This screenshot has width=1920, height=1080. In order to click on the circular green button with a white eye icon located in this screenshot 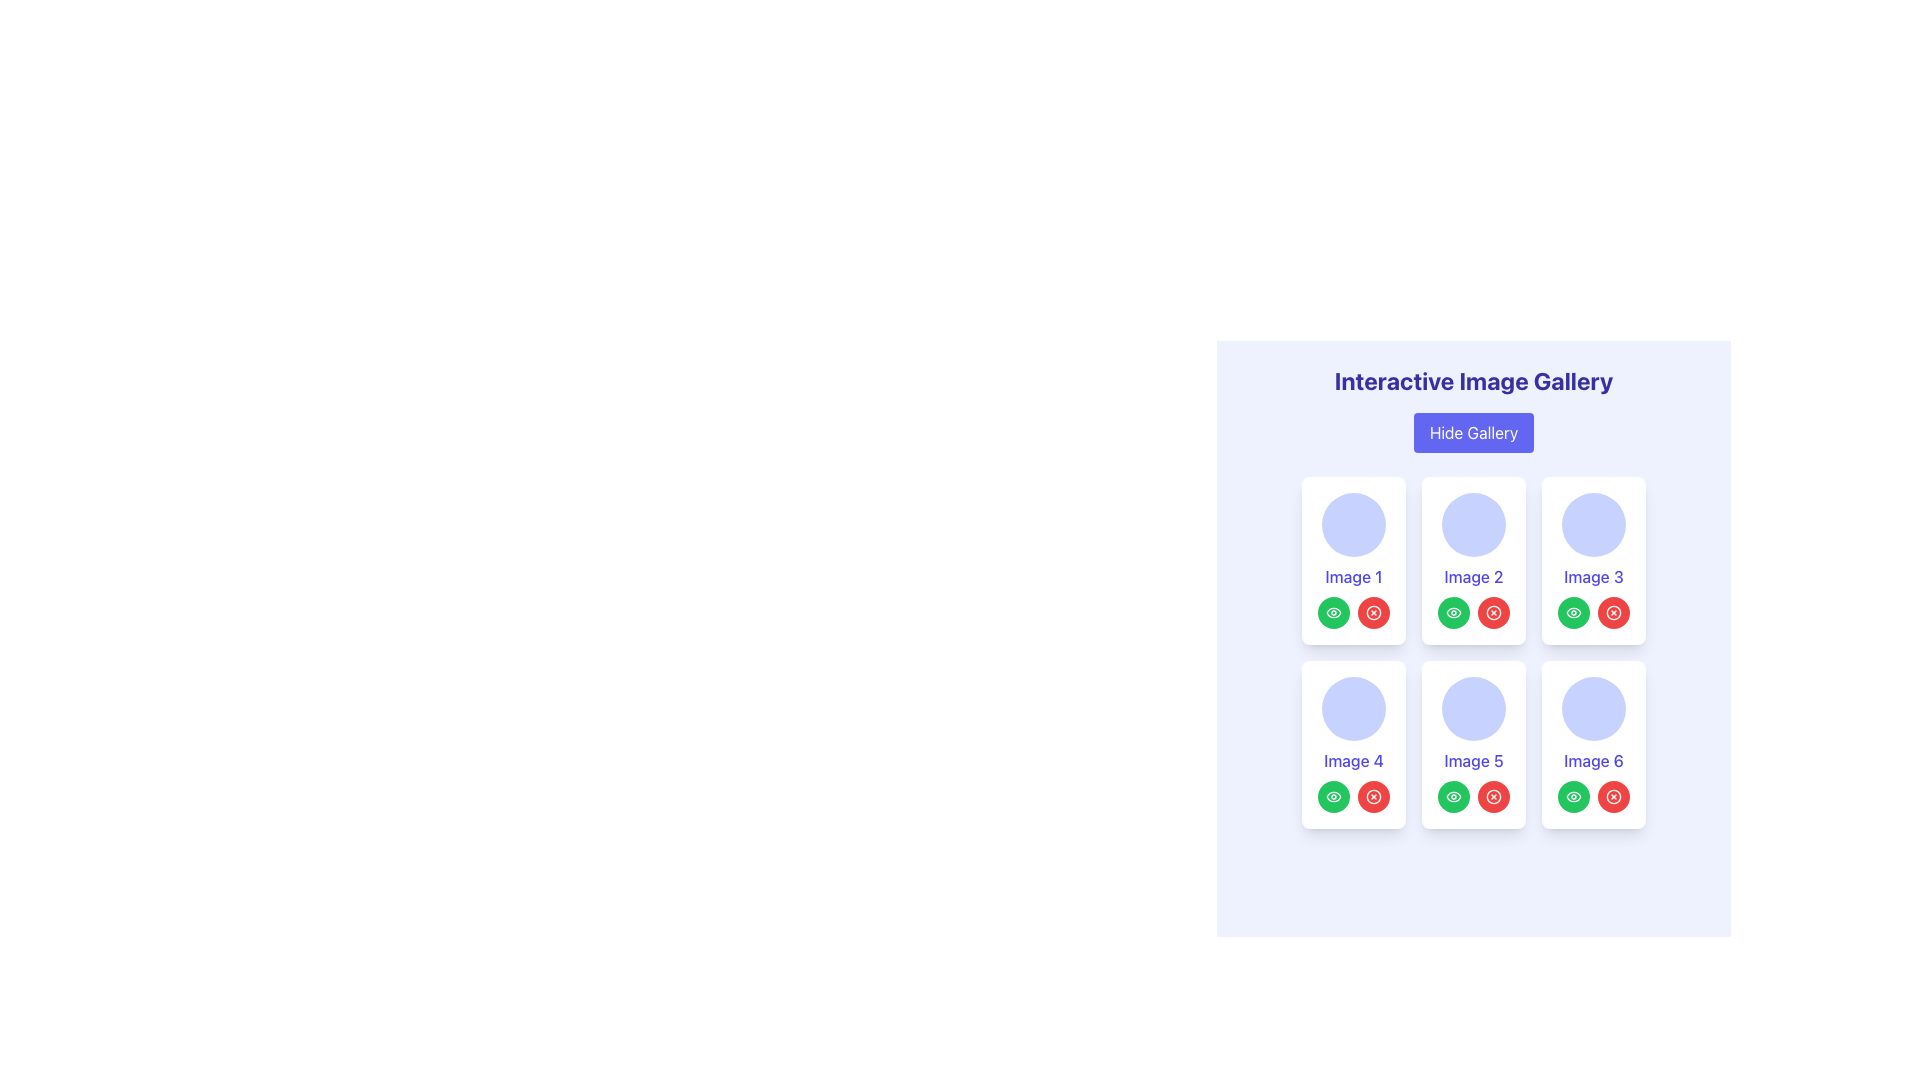, I will do `click(1454, 796)`.